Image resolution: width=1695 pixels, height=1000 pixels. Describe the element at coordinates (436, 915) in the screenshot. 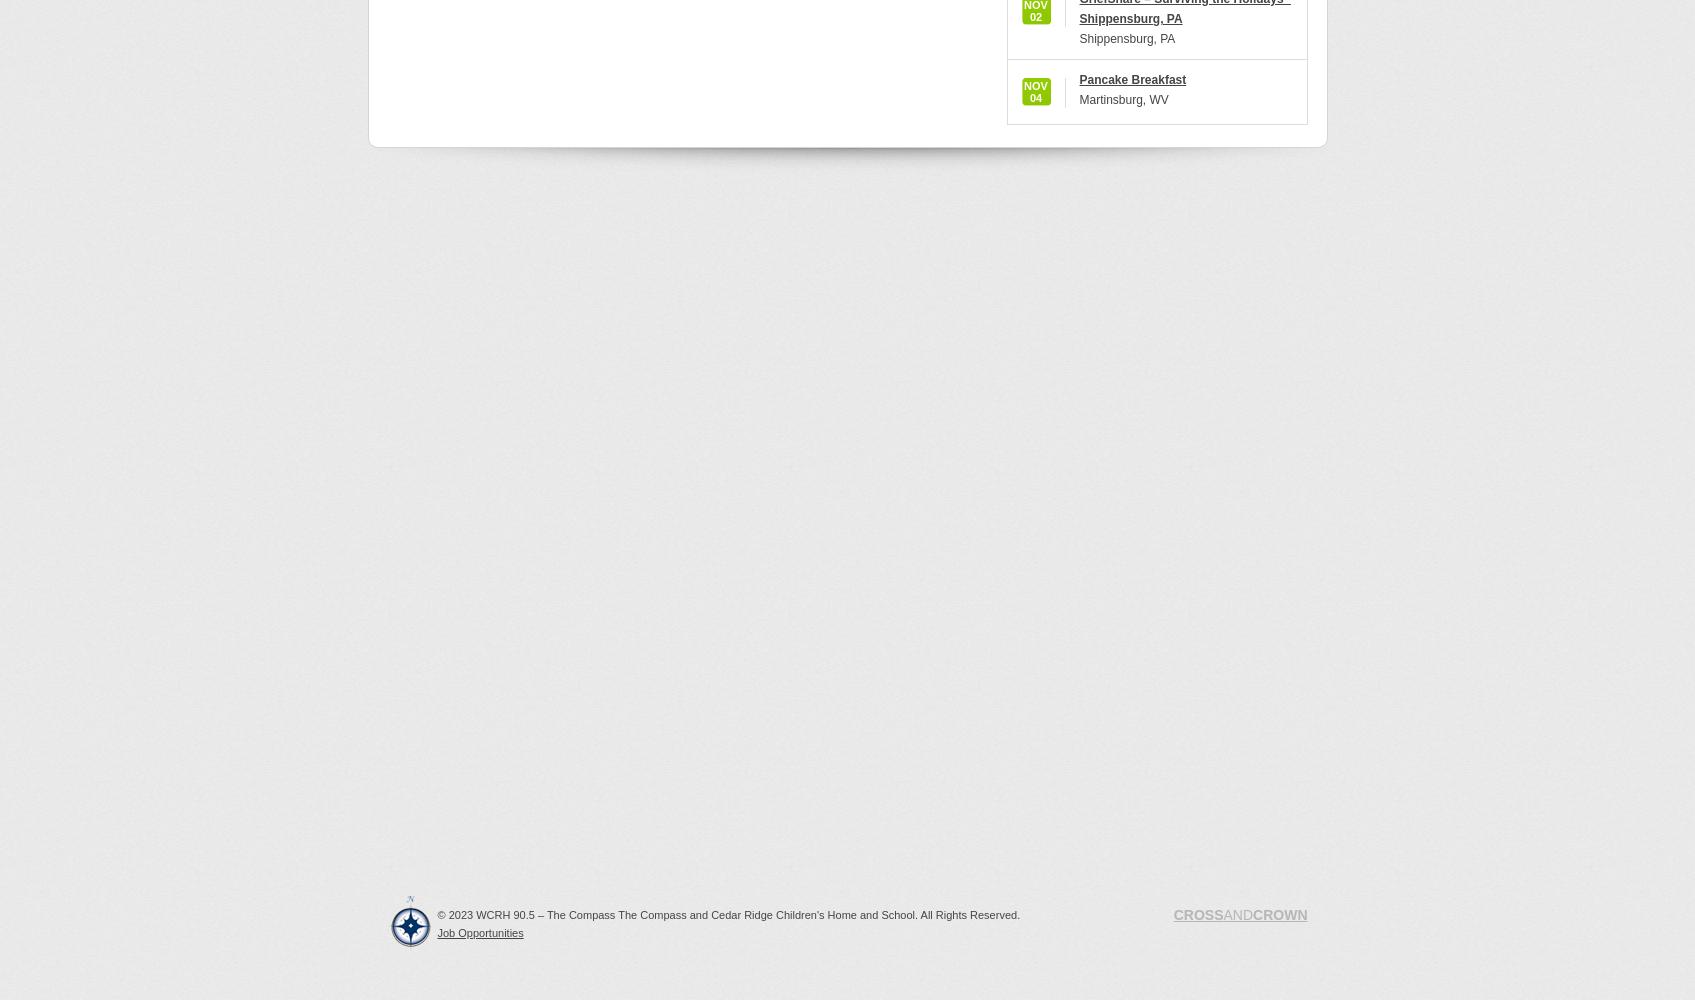

I see `'© 2023 WCRH 90.5 – The Compass The Compass and Cedar Ridge Children's Home and School.  All Rights Reserved.'` at that location.